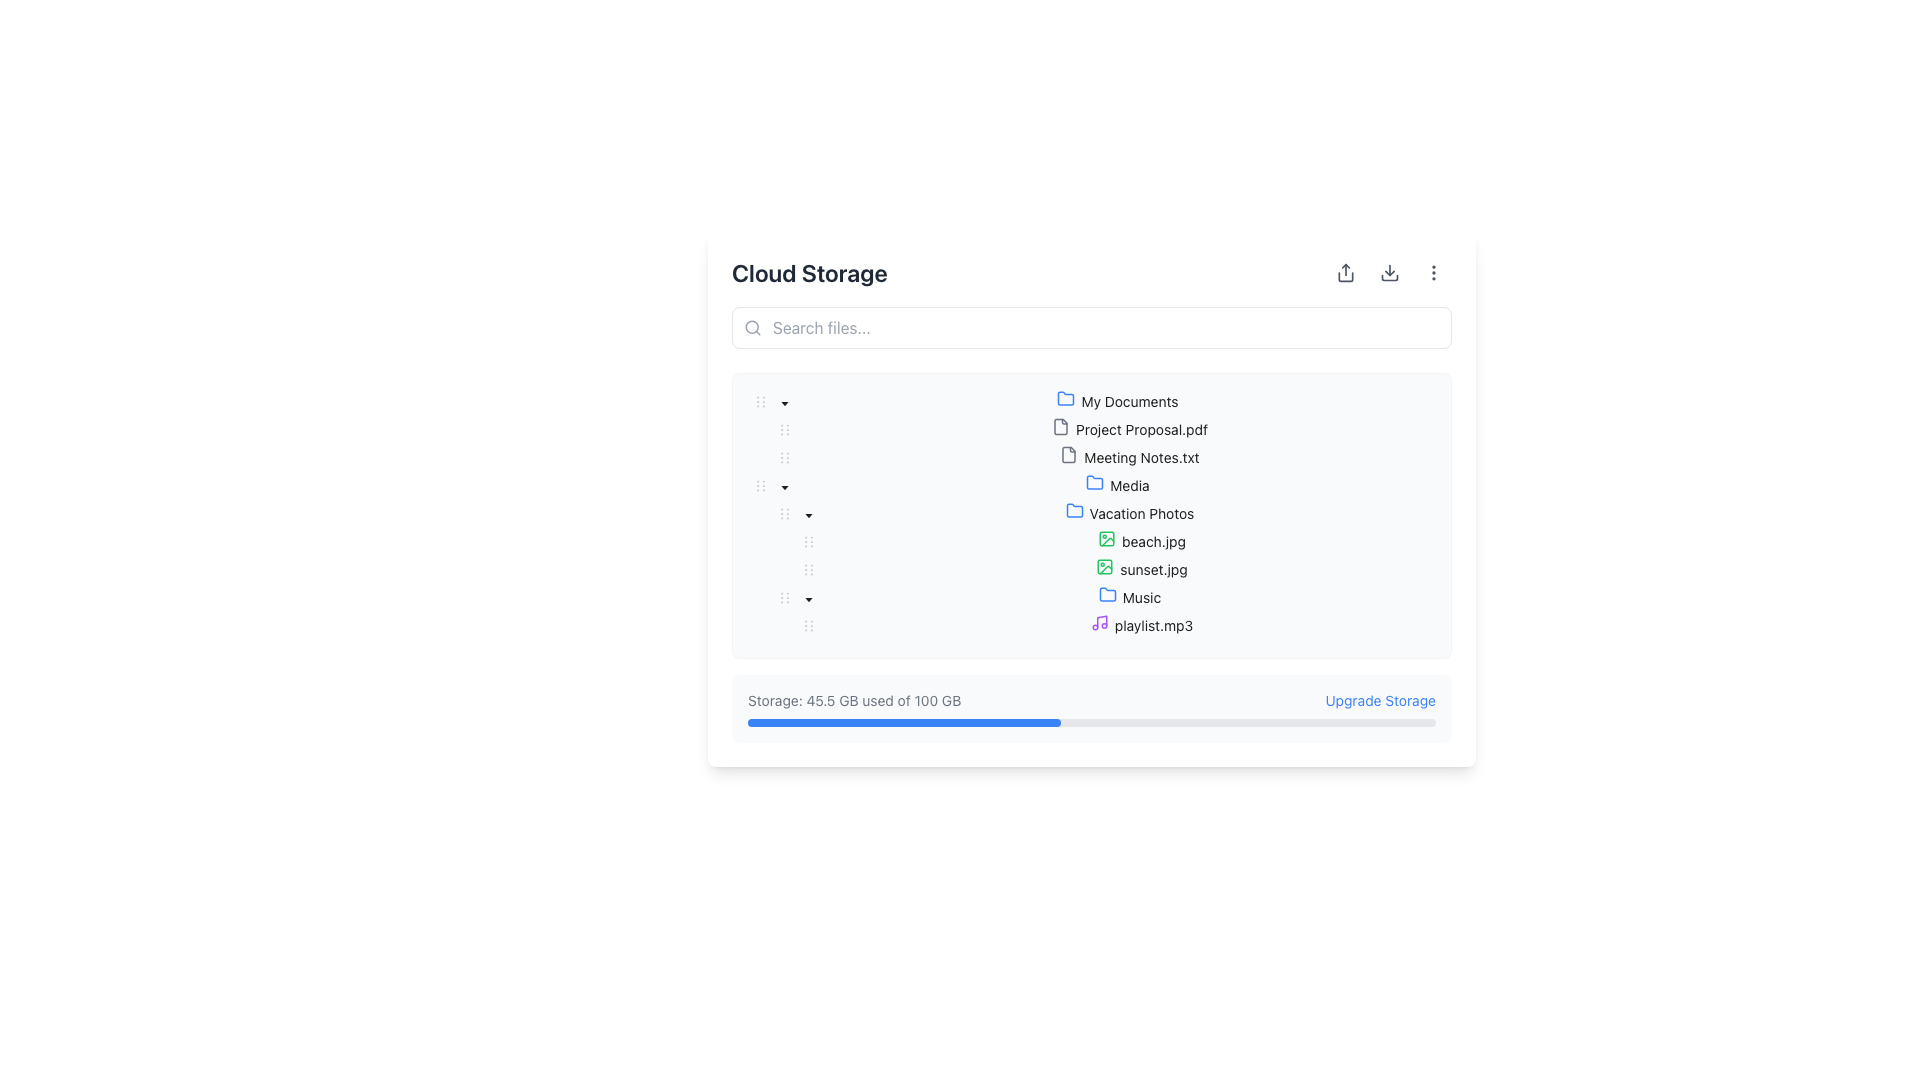 Image resolution: width=1920 pixels, height=1080 pixels. Describe the element at coordinates (1142, 570) in the screenshot. I see `to select the file item named 'sunset.jpg' in the file tree structure, which is located under the 'Vacation Photos' folder` at that location.